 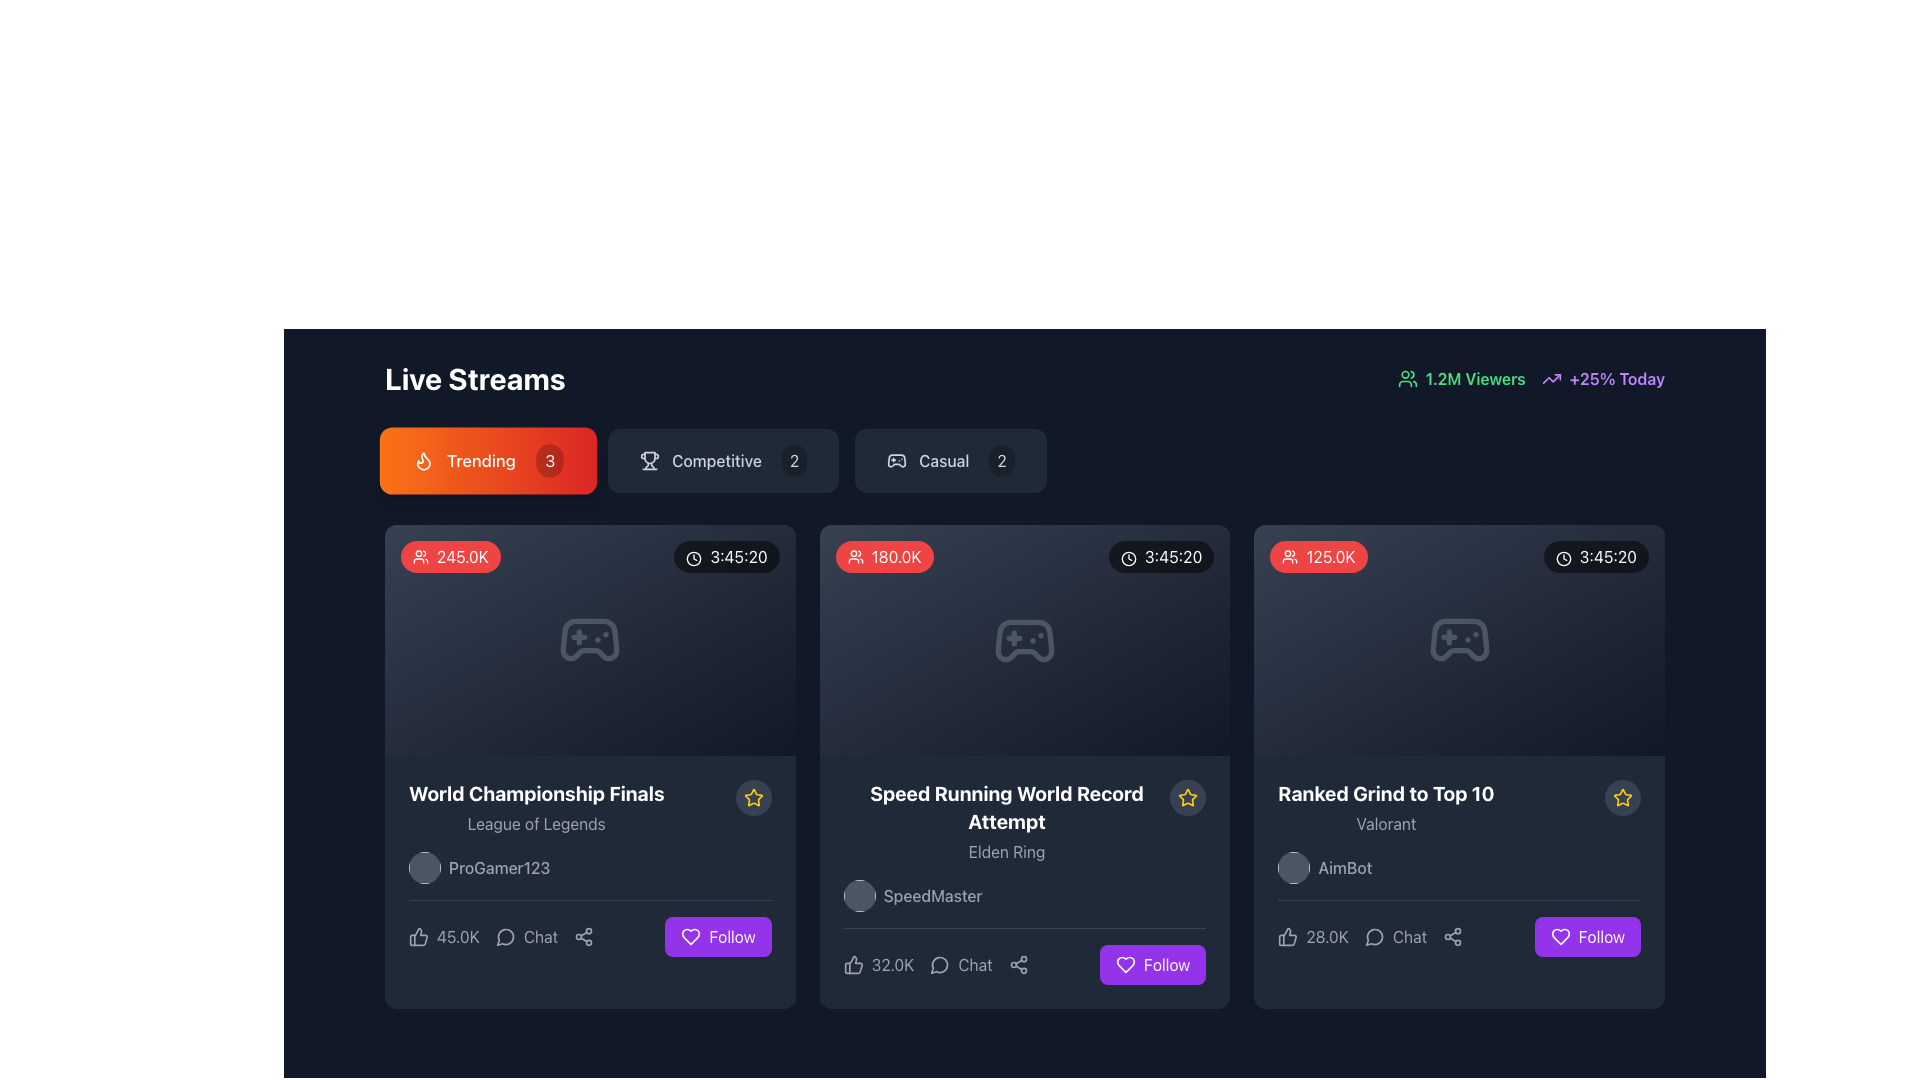 I want to click on the game controller icon, which is centrally located within a card layout in the second column of a row of three cards, above the text 'Speed Running World Record Attempt', so click(x=1024, y=640).